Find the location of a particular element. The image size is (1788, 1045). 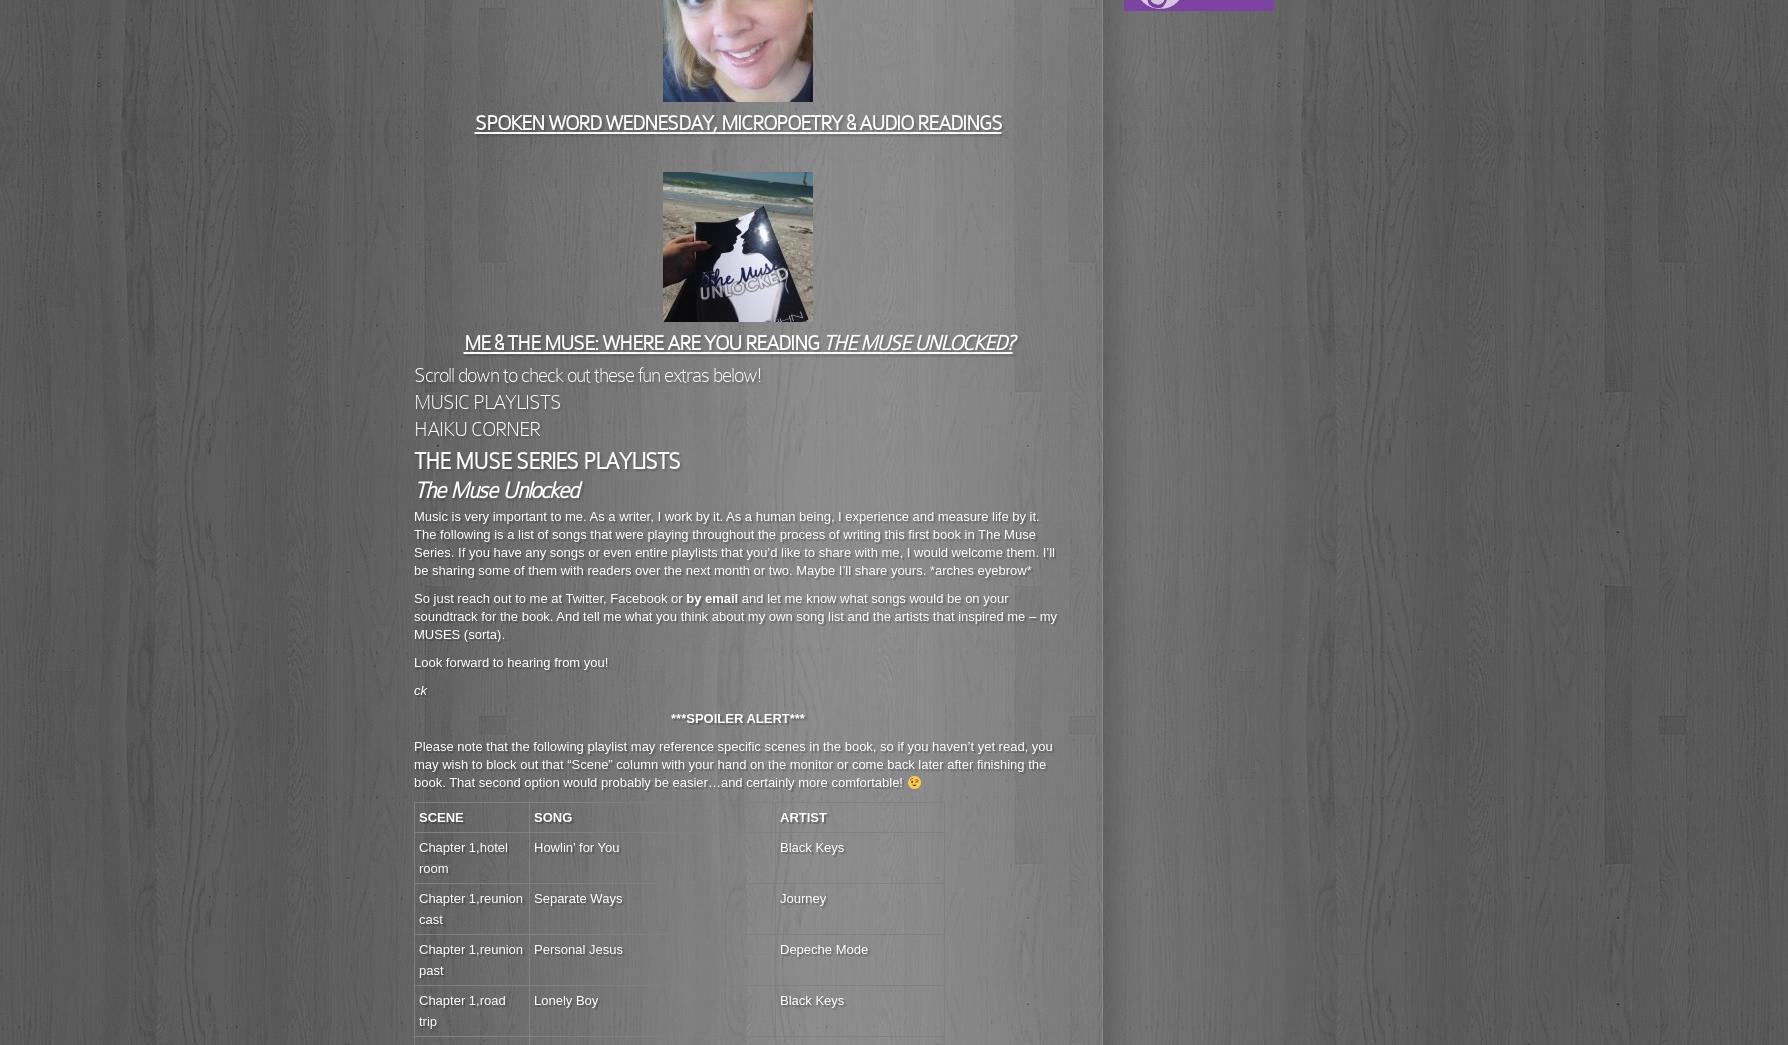

'Lonely Boy' is located at coordinates (534, 1000).